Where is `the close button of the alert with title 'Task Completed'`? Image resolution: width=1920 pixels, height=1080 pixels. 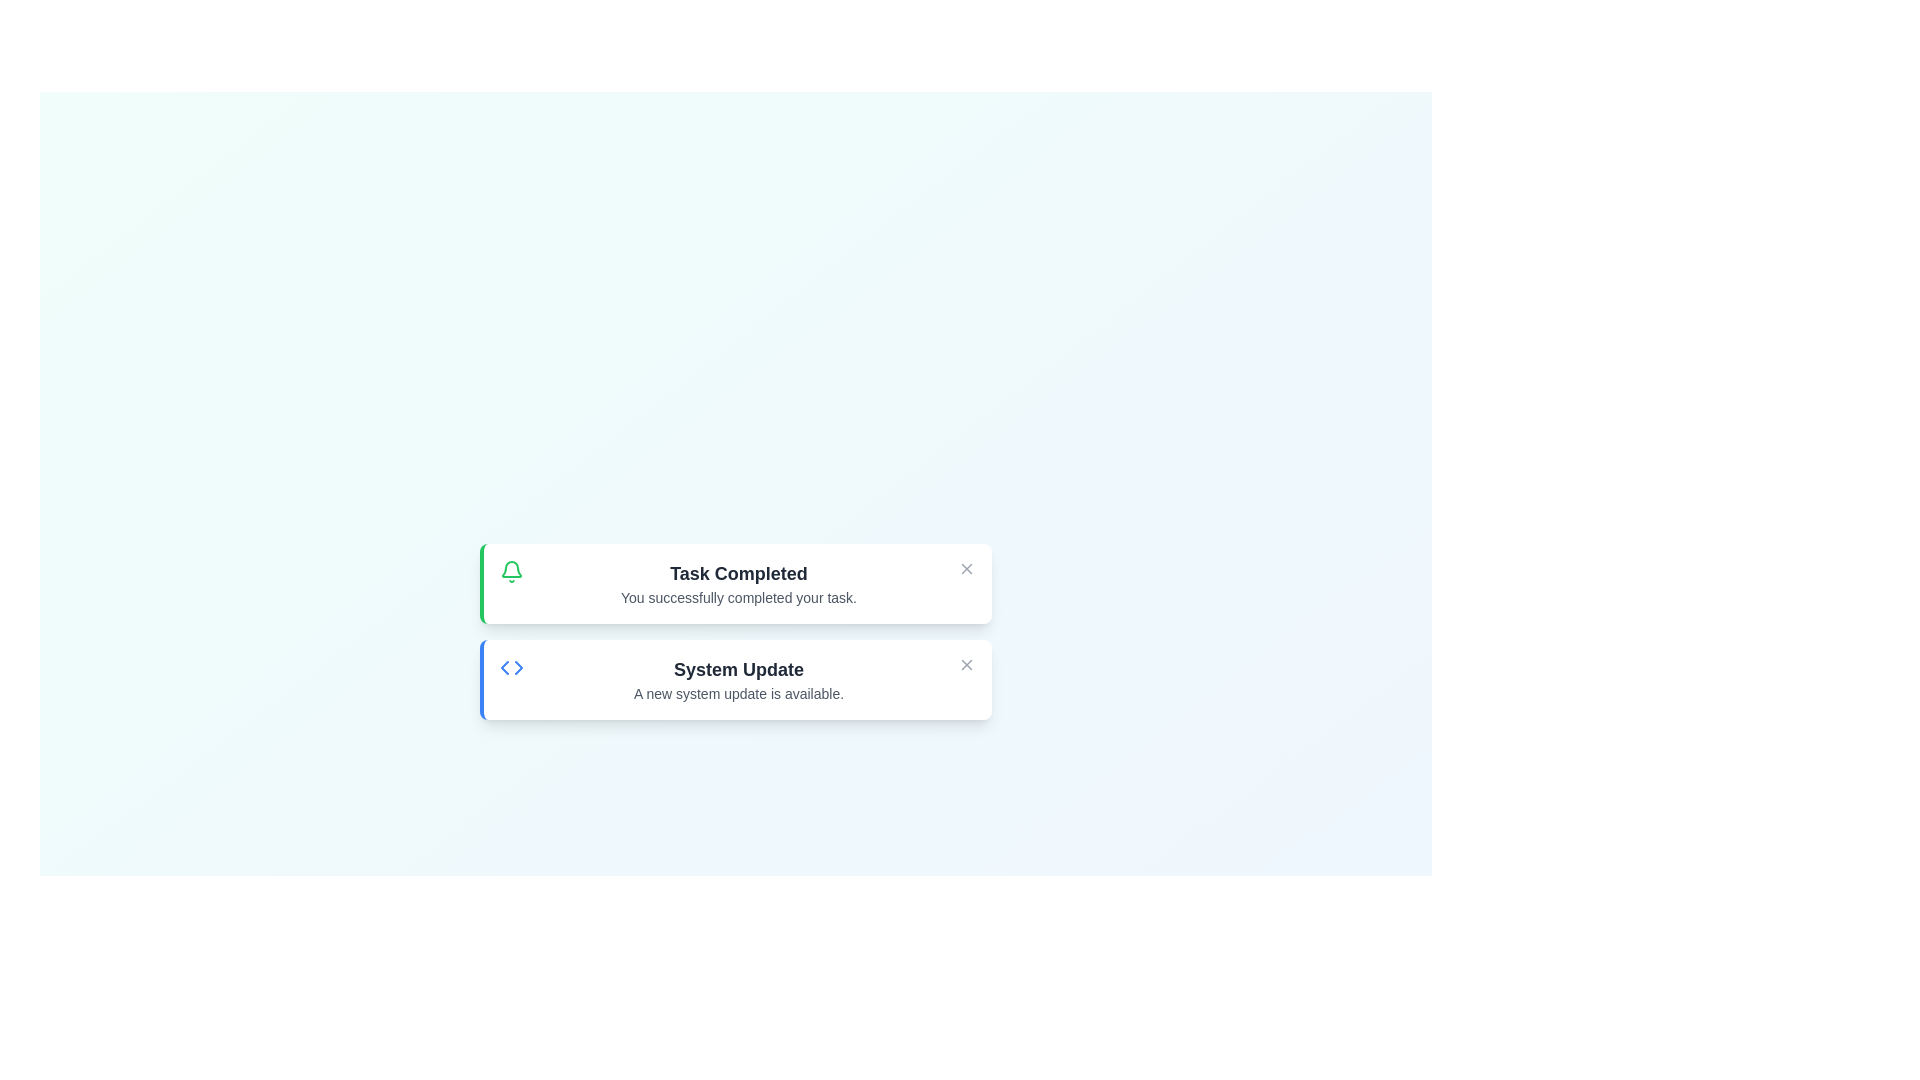
the close button of the alert with title 'Task Completed' is located at coordinates (966, 569).